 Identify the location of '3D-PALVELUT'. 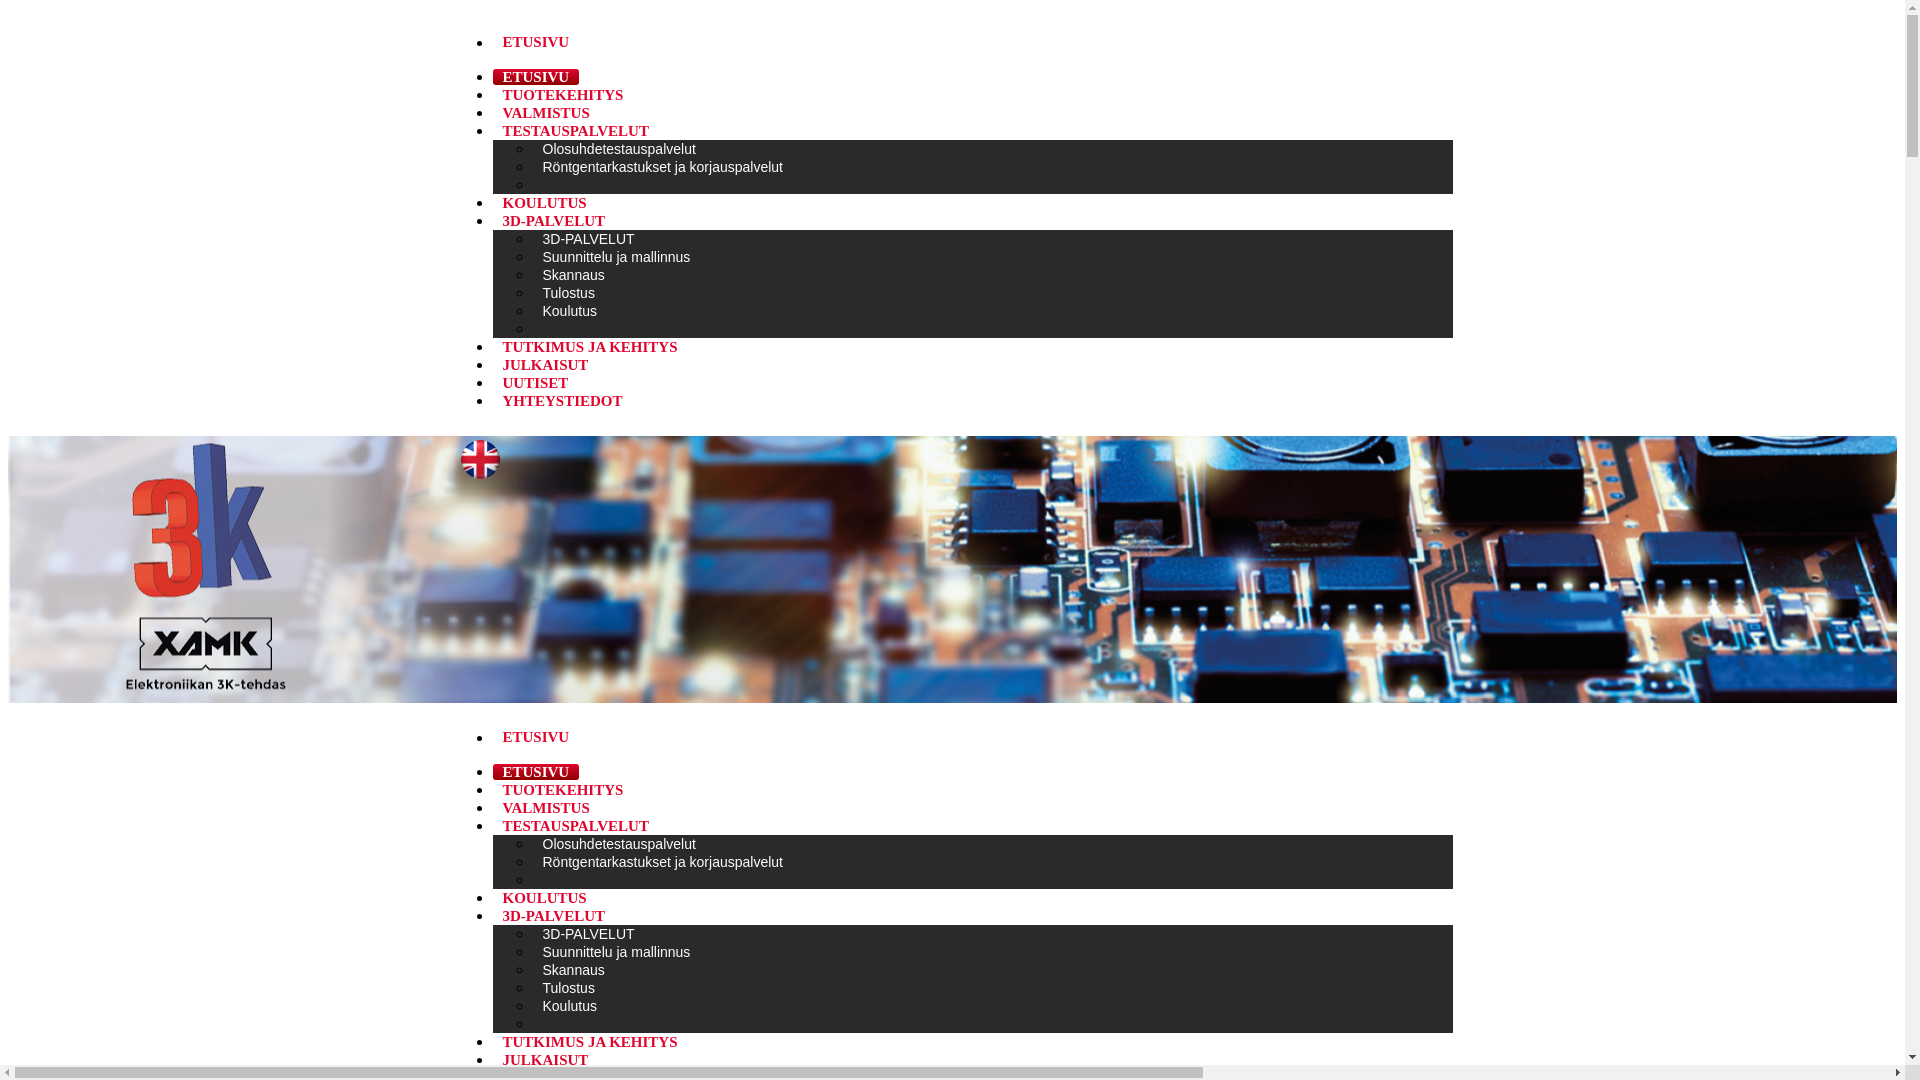
(587, 933).